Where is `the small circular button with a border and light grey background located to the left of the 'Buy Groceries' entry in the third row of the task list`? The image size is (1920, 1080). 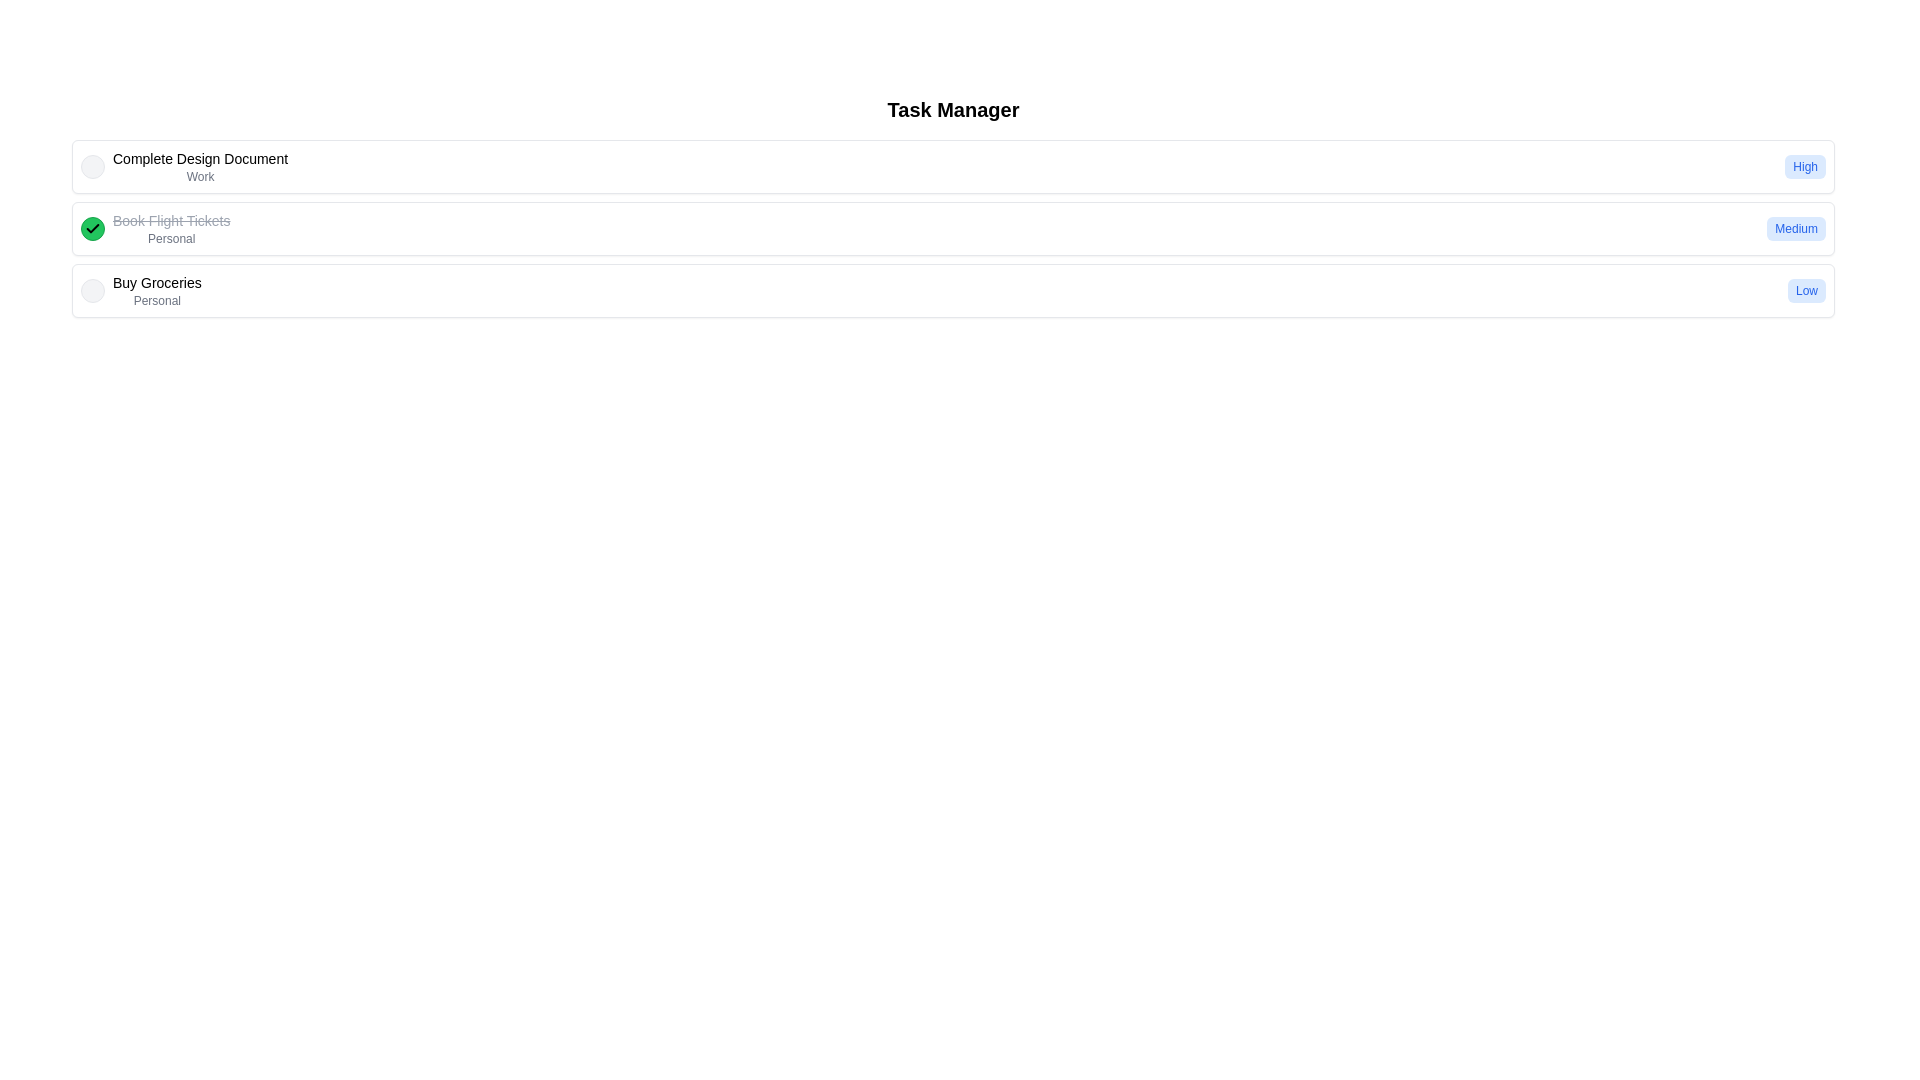 the small circular button with a border and light grey background located to the left of the 'Buy Groceries' entry in the third row of the task list is located at coordinates (91, 290).